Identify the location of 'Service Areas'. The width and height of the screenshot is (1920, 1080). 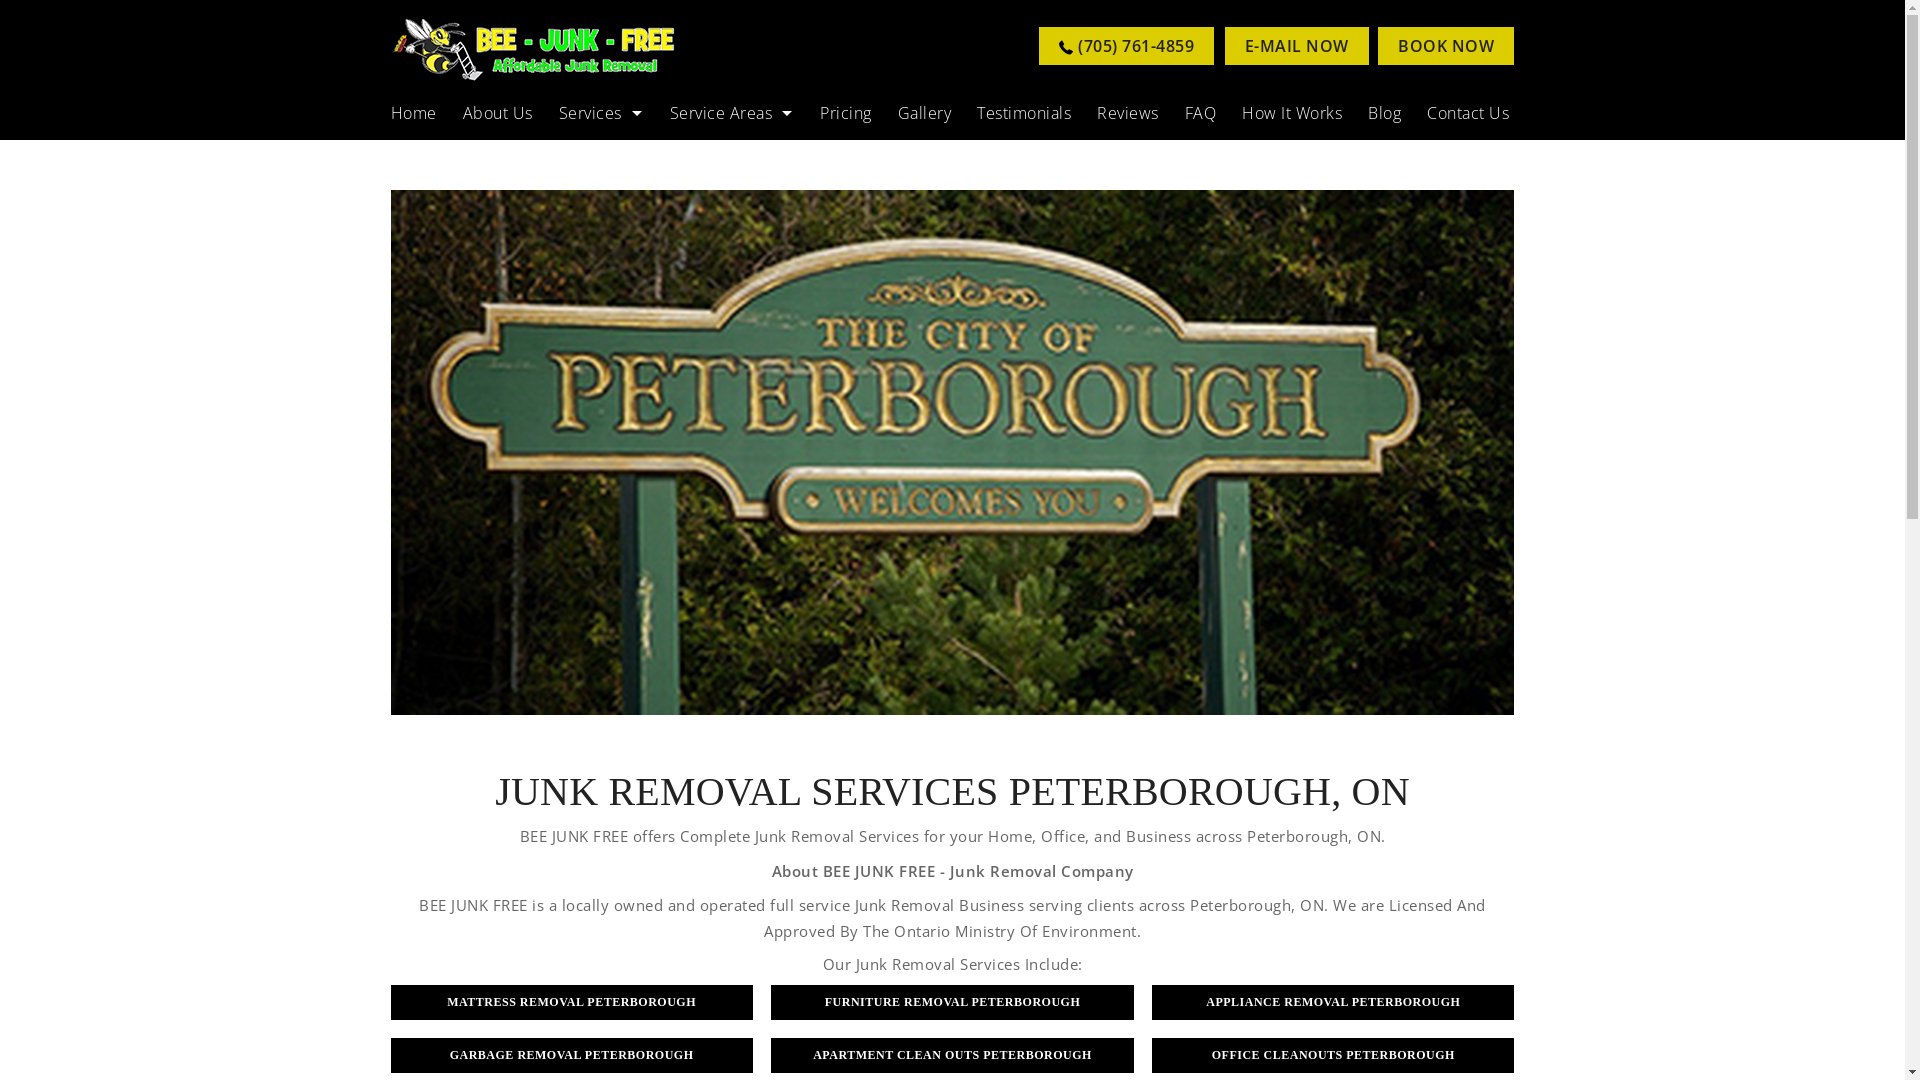
(731, 113).